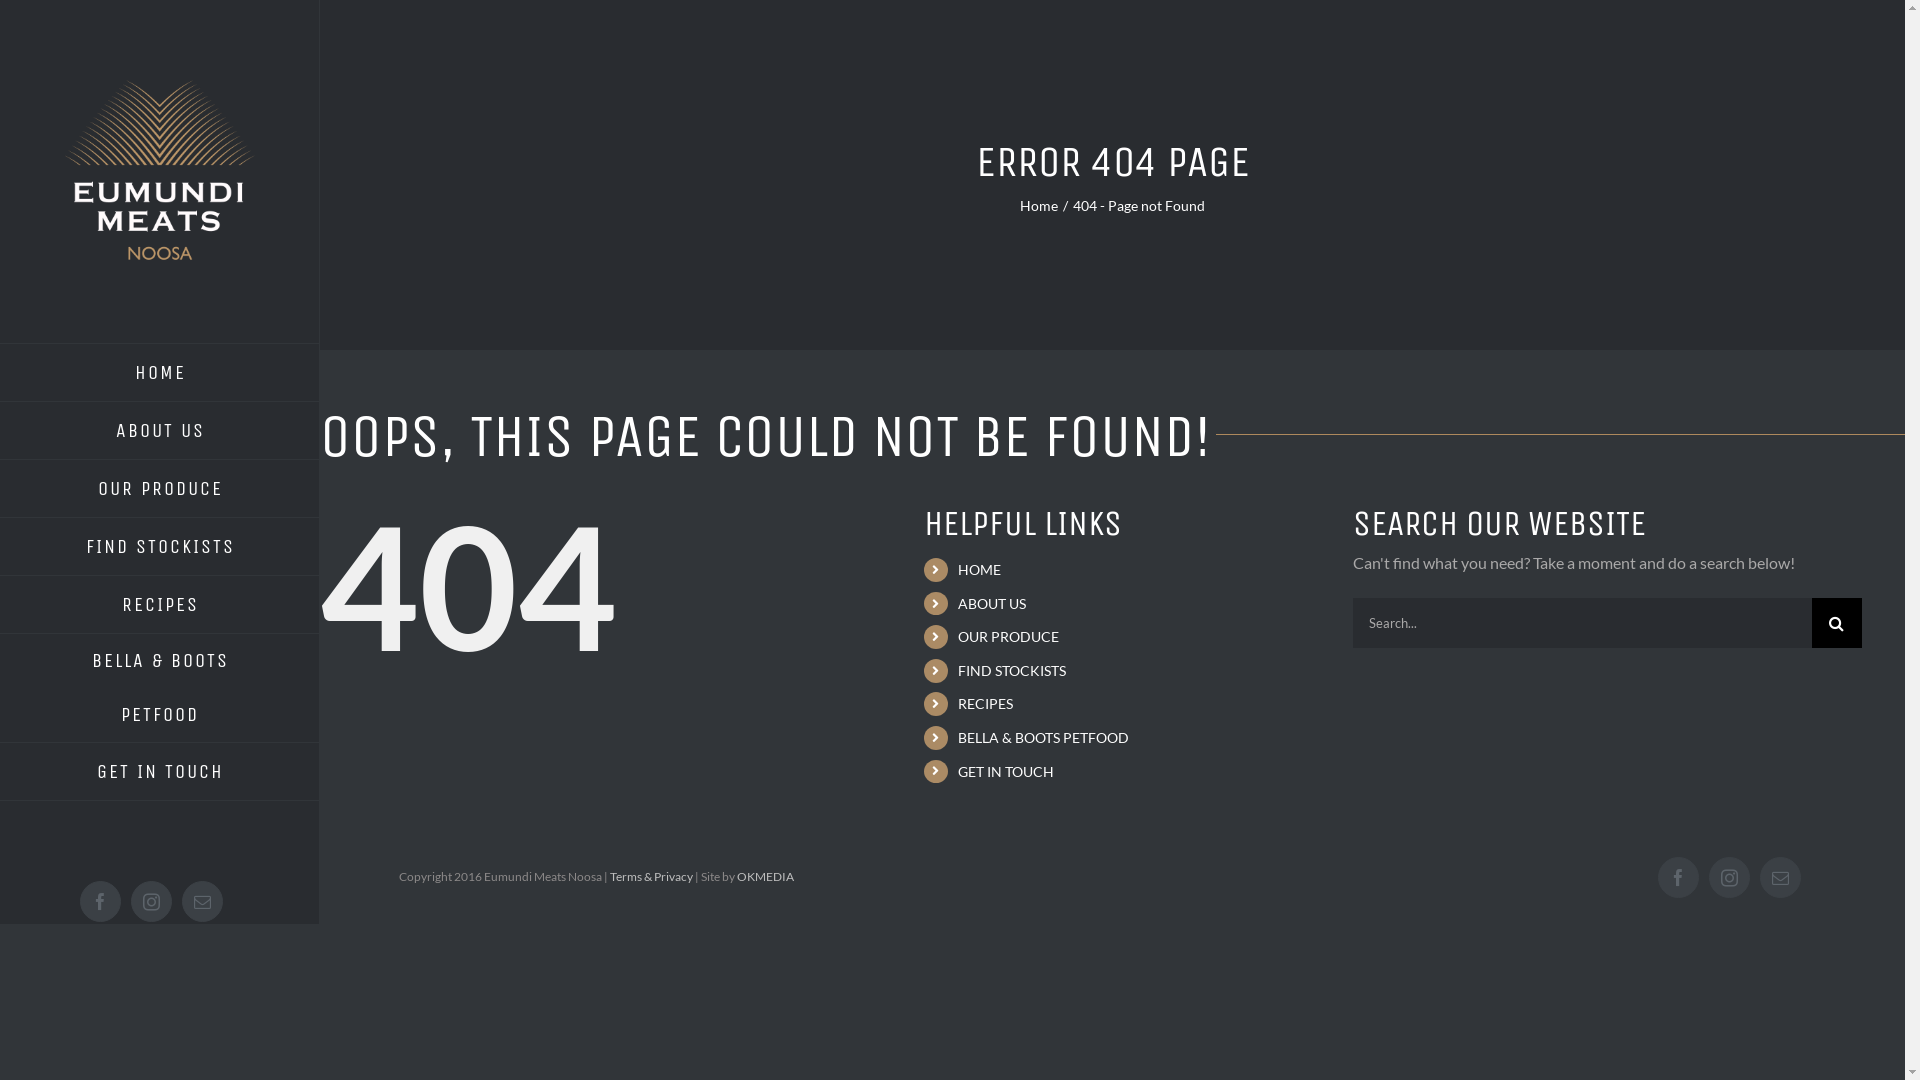 This screenshot has height=1080, width=1920. I want to click on 'Home', so click(1038, 205).